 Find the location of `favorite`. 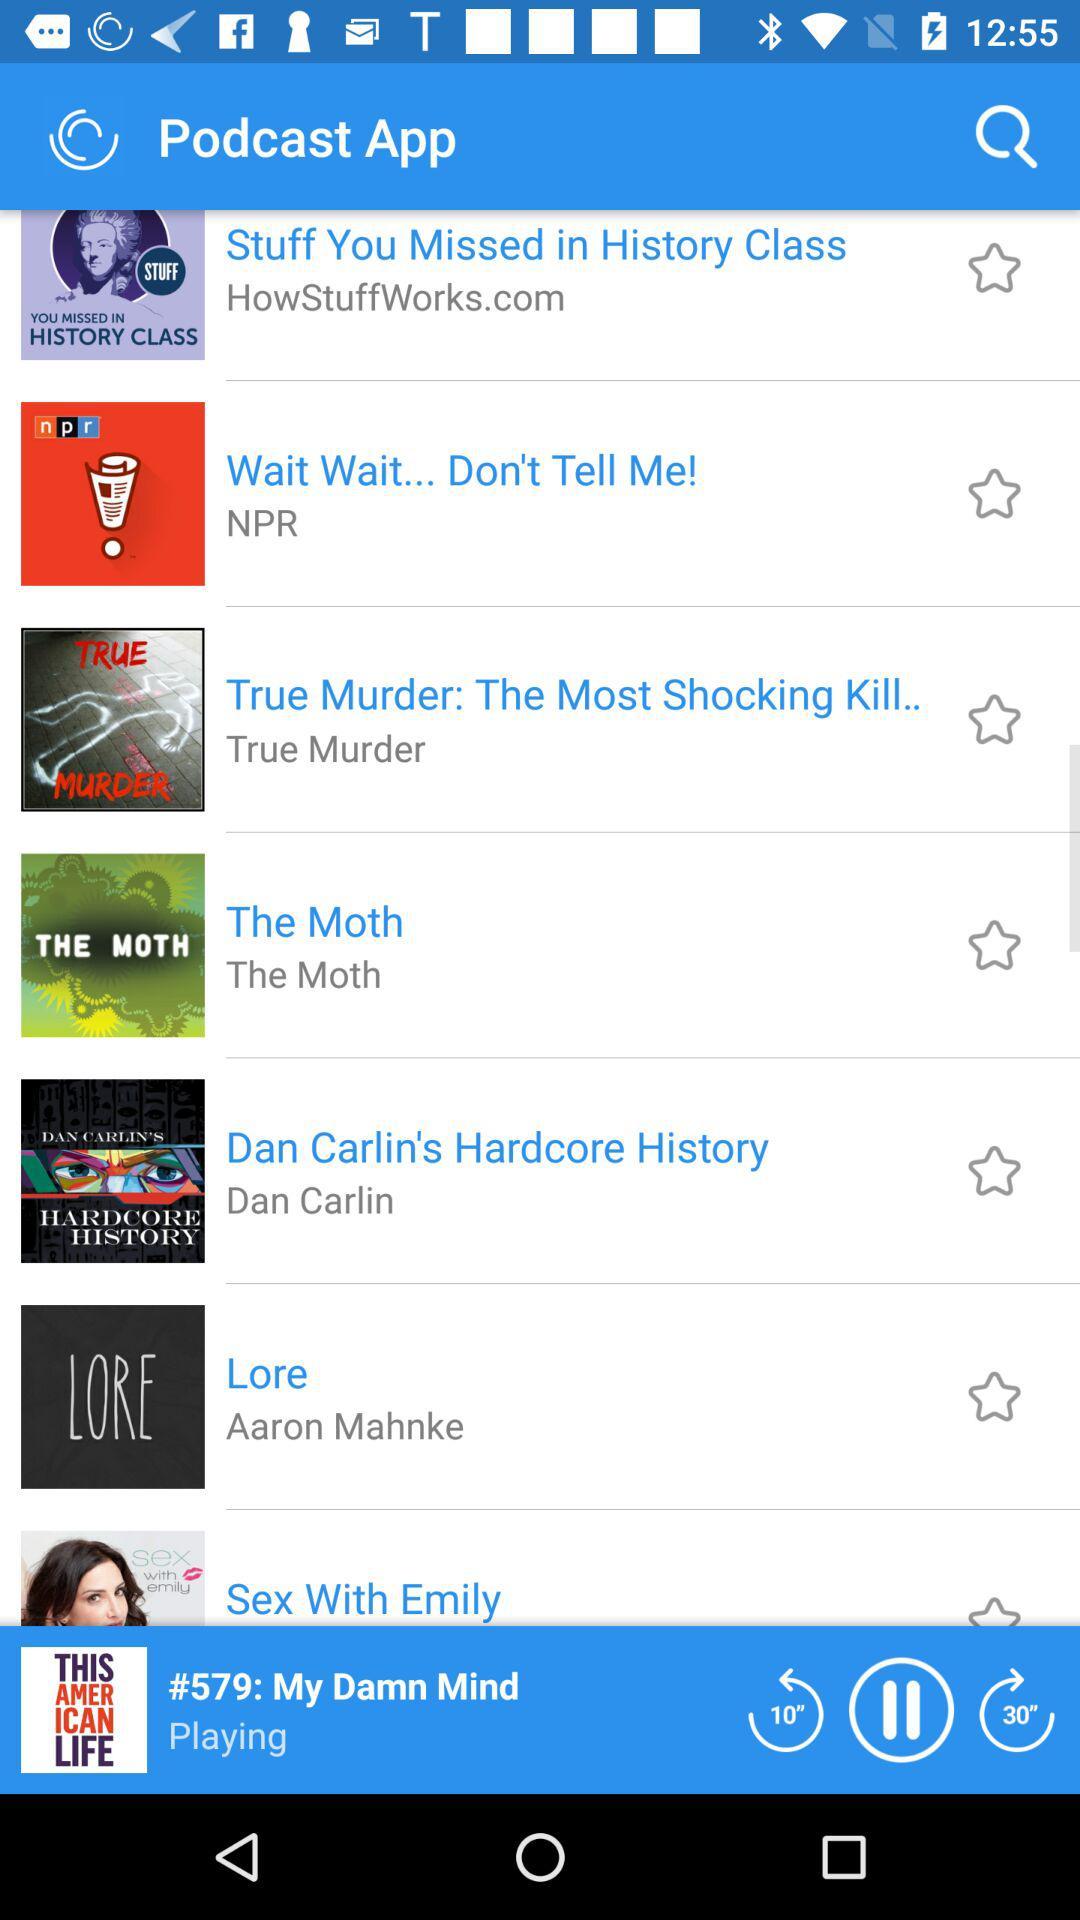

favorite is located at coordinates (994, 1593).